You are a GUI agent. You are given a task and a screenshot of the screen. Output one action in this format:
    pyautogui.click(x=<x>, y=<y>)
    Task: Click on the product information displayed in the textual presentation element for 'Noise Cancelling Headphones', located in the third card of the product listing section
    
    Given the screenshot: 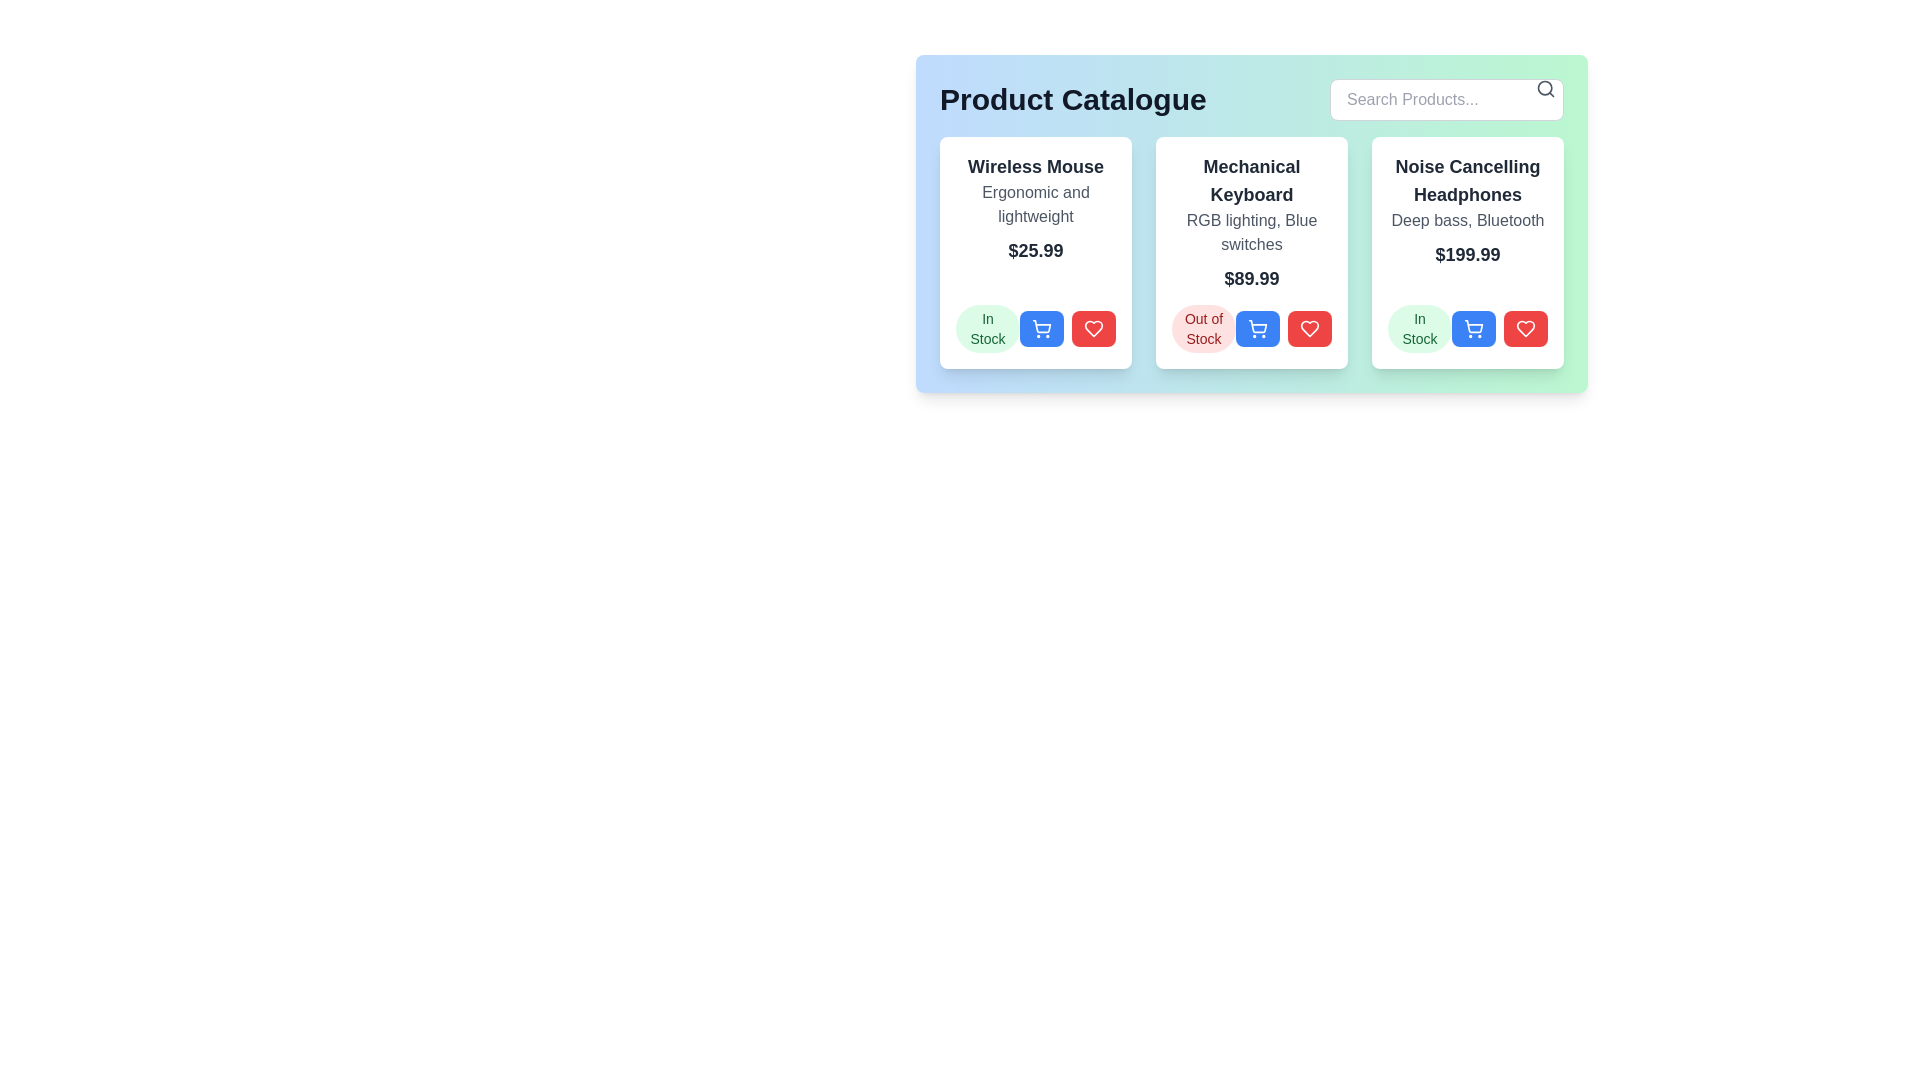 What is the action you would take?
    pyautogui.click(x=1468, y=211)
    